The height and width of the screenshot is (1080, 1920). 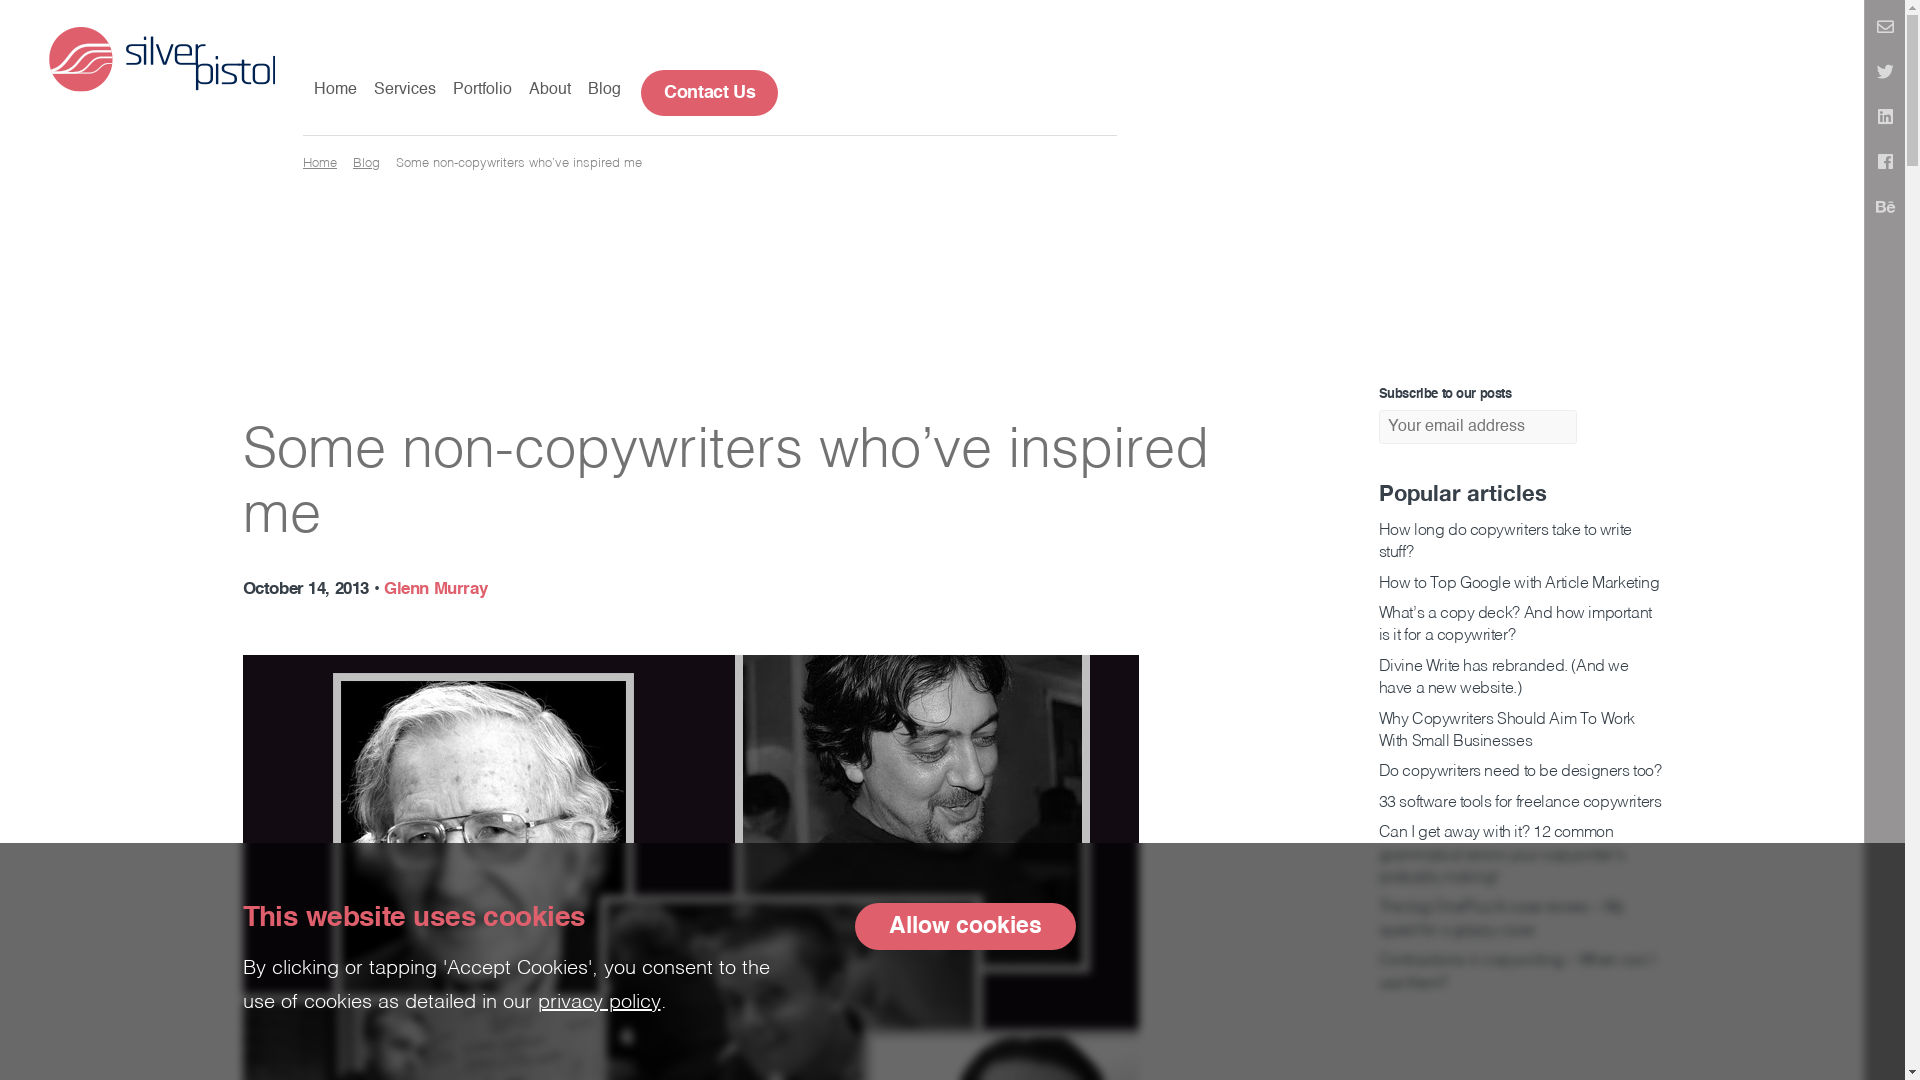 I want to click on 'Allow cookies', so click(x=964, y=926).